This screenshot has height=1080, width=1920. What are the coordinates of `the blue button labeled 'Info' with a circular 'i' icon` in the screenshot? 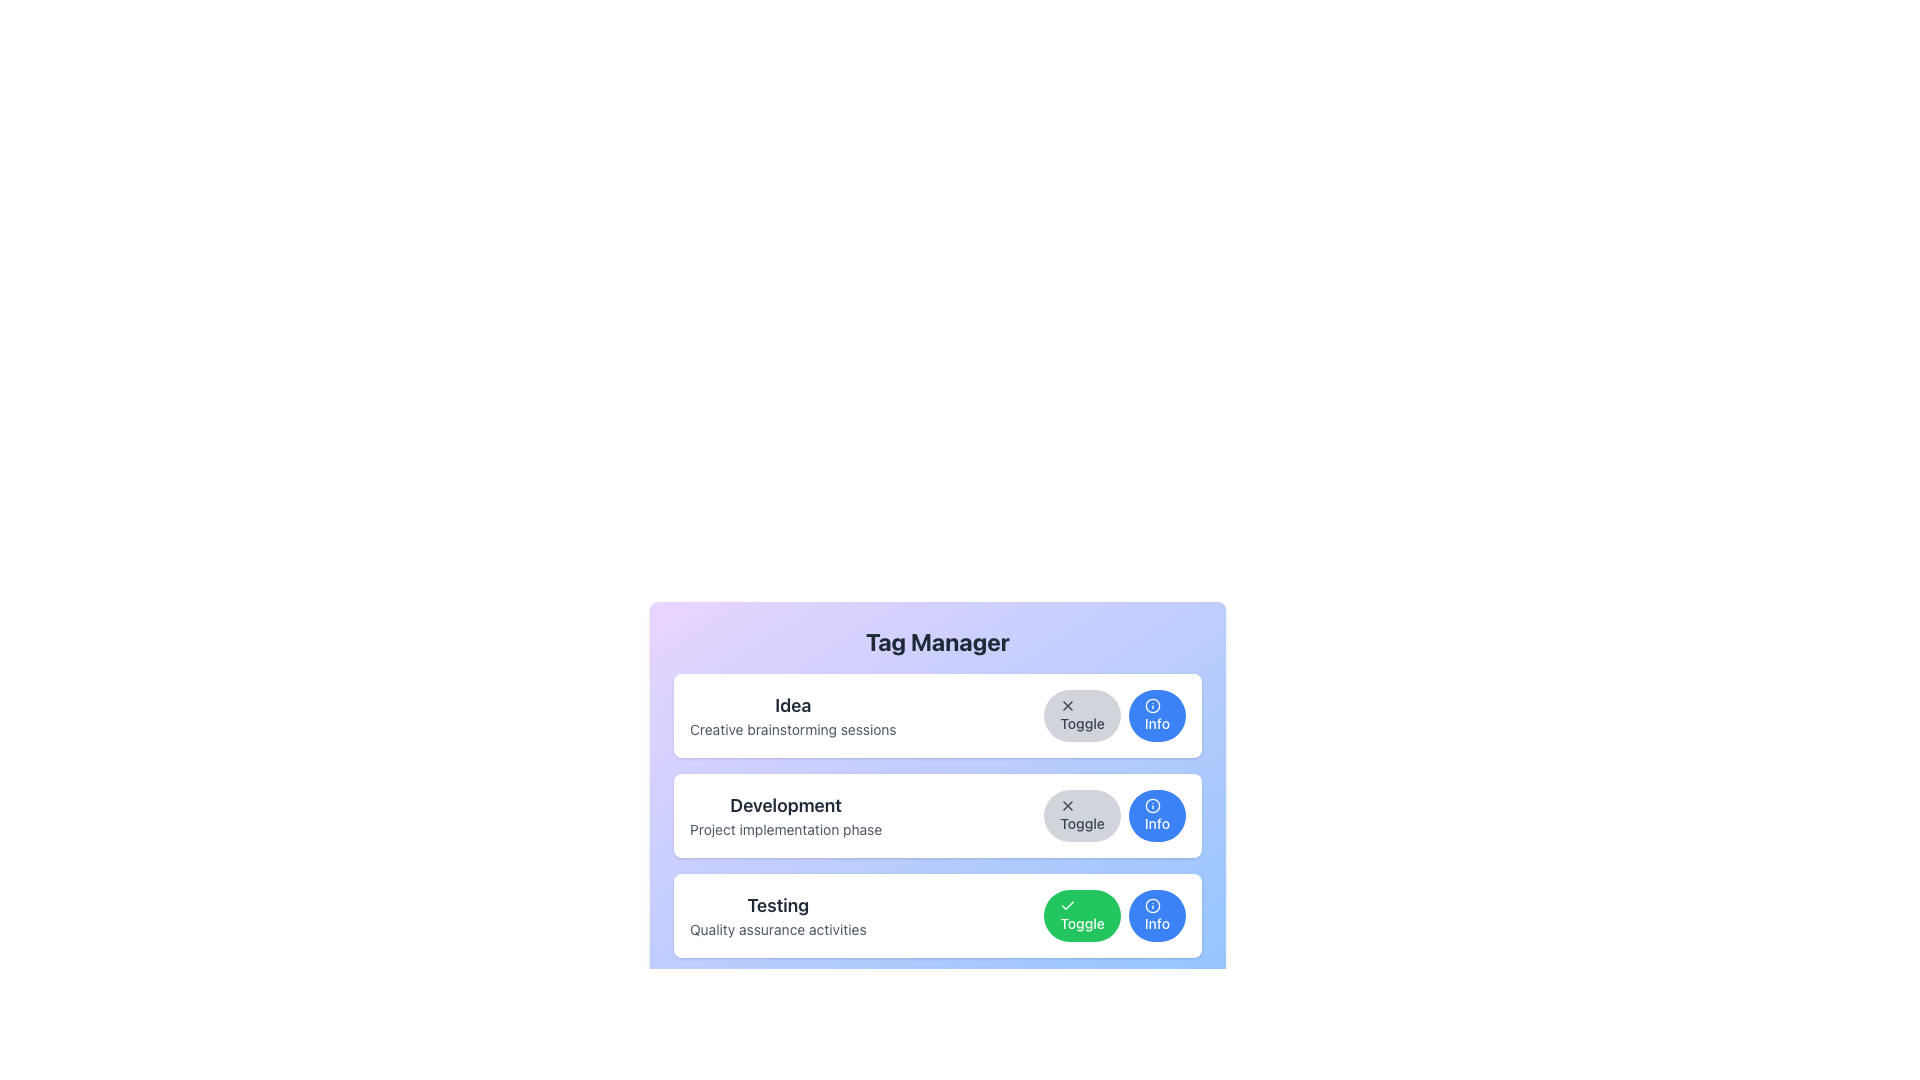 It's located at (1157, 816).